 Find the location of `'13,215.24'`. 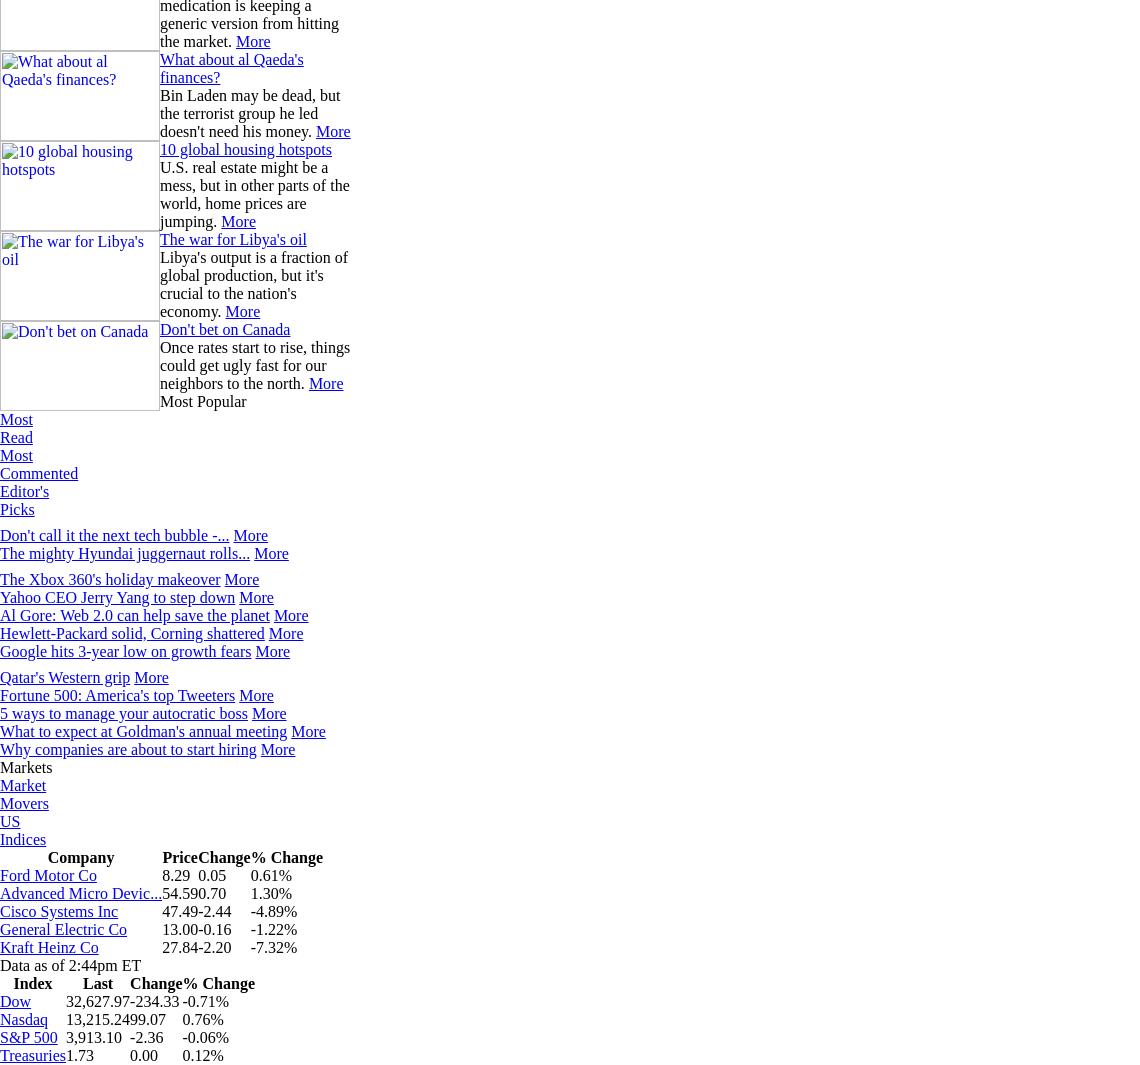

'13,215.24' is located at coordinates (66, 1019).